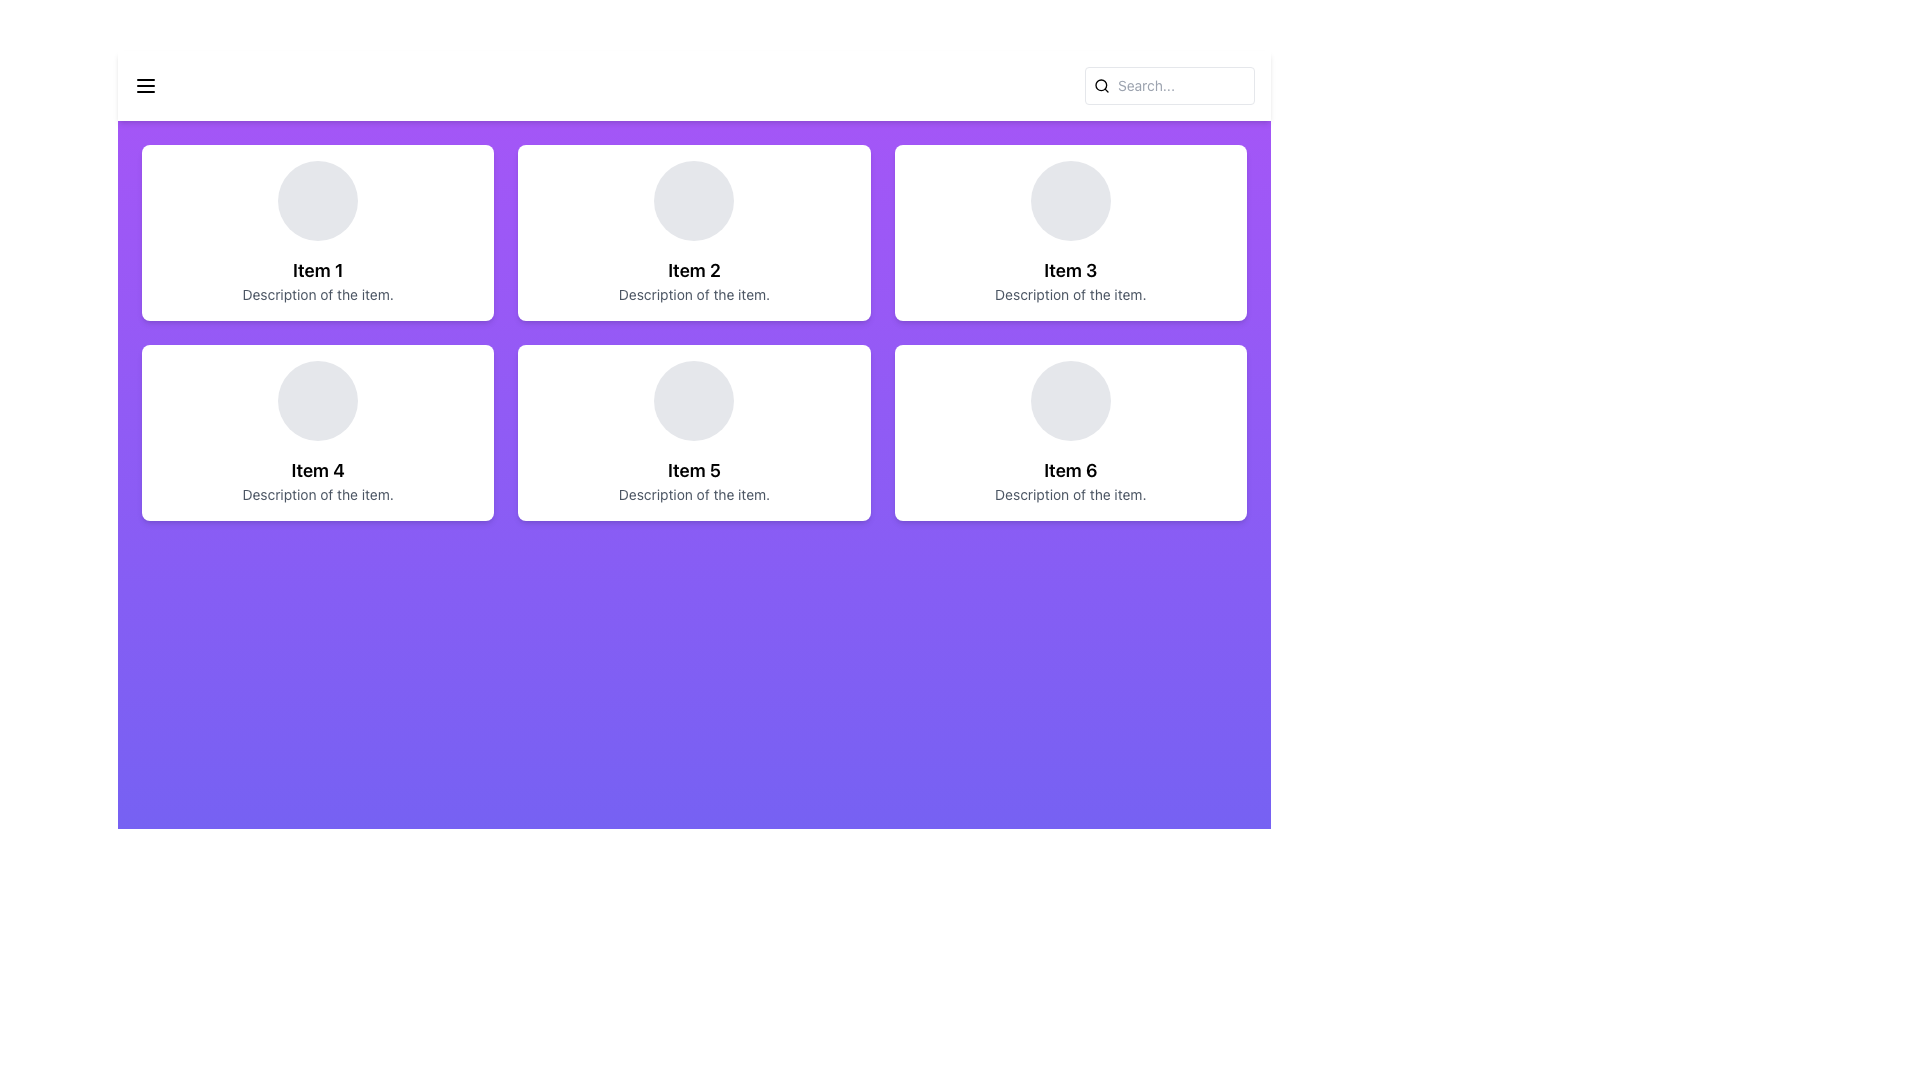 The width and height of the screenshot is (1920, 1080). I want to click on the circular Avatar placeholder, which is light gray and positioned at the top-center of the card labeled 'Item 4', so click(317, 401).